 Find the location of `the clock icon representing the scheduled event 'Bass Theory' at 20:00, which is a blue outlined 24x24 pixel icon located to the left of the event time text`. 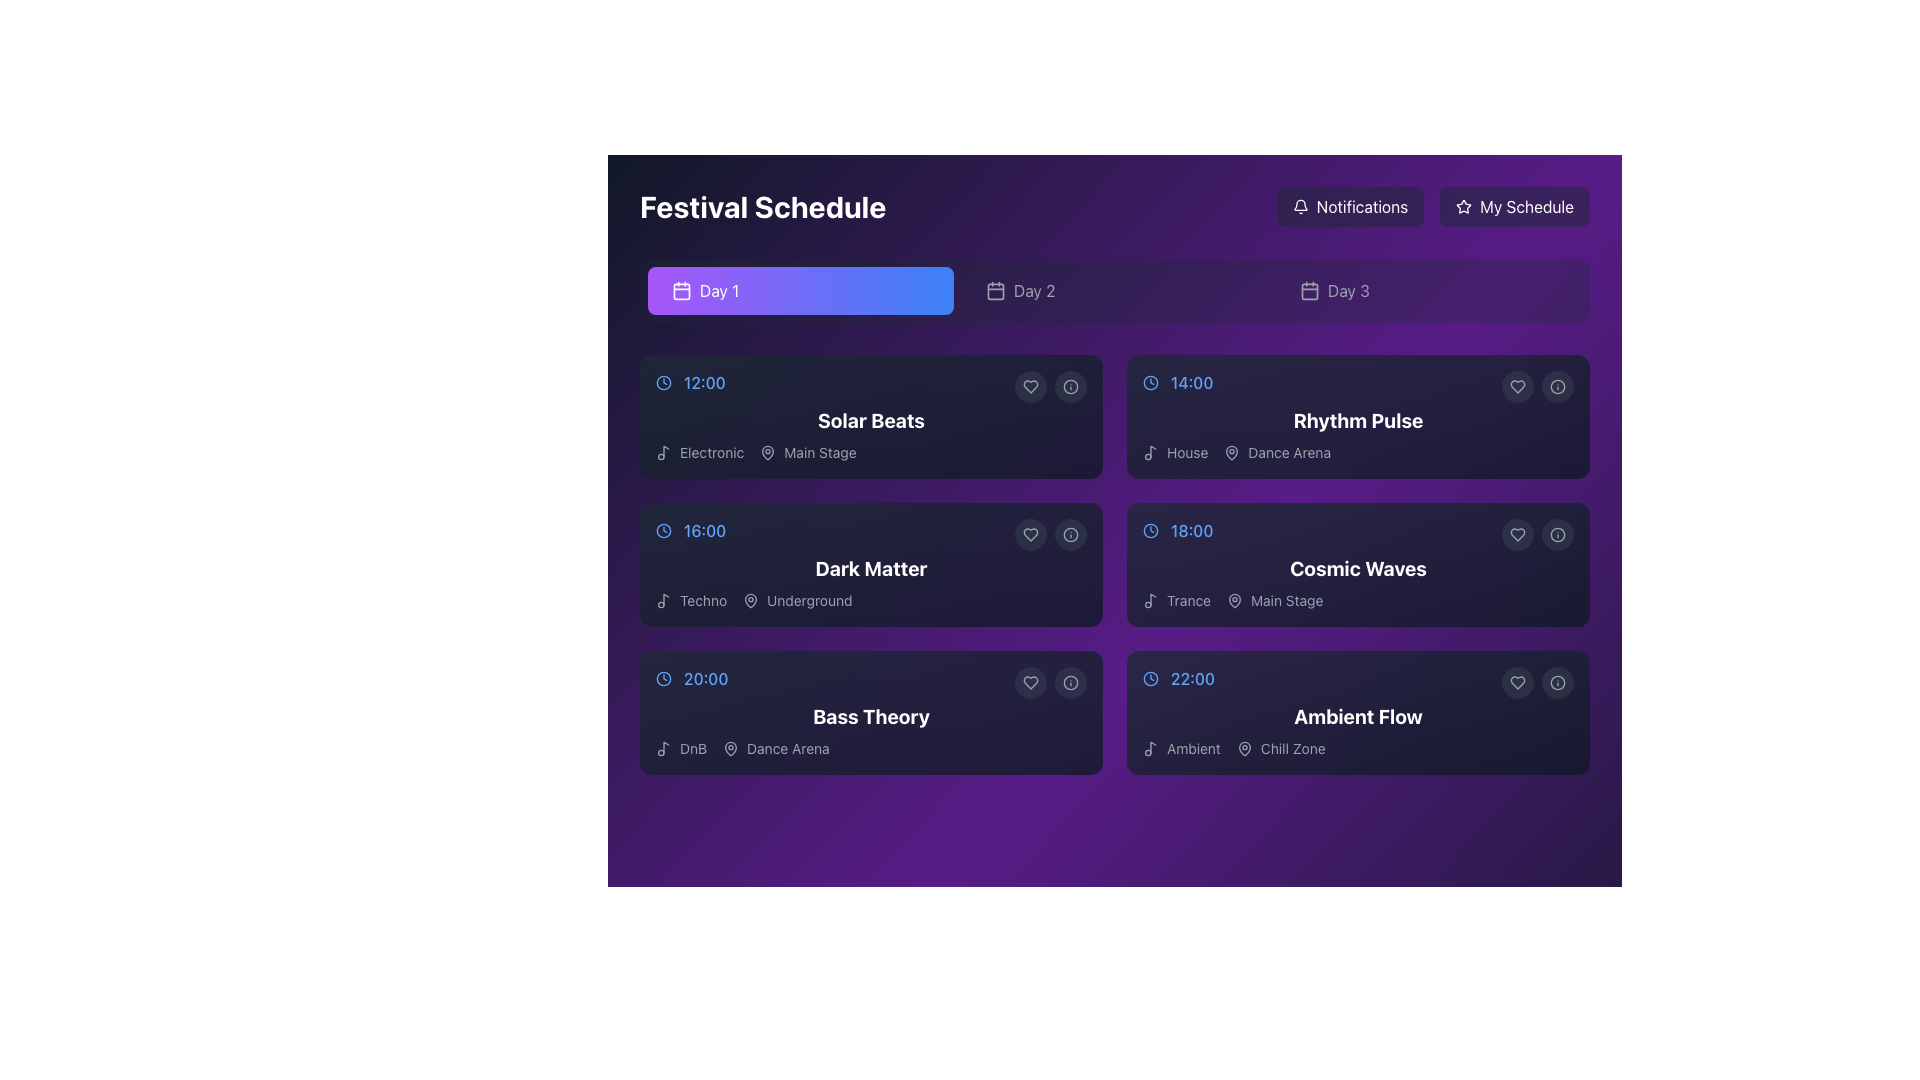

the clock icon representing the scheduled event 'Bass Theory' at 20:00, which is a blue outlined 24x24 pixel icon located to the left of the event time text is located at coordinates (663, 677).